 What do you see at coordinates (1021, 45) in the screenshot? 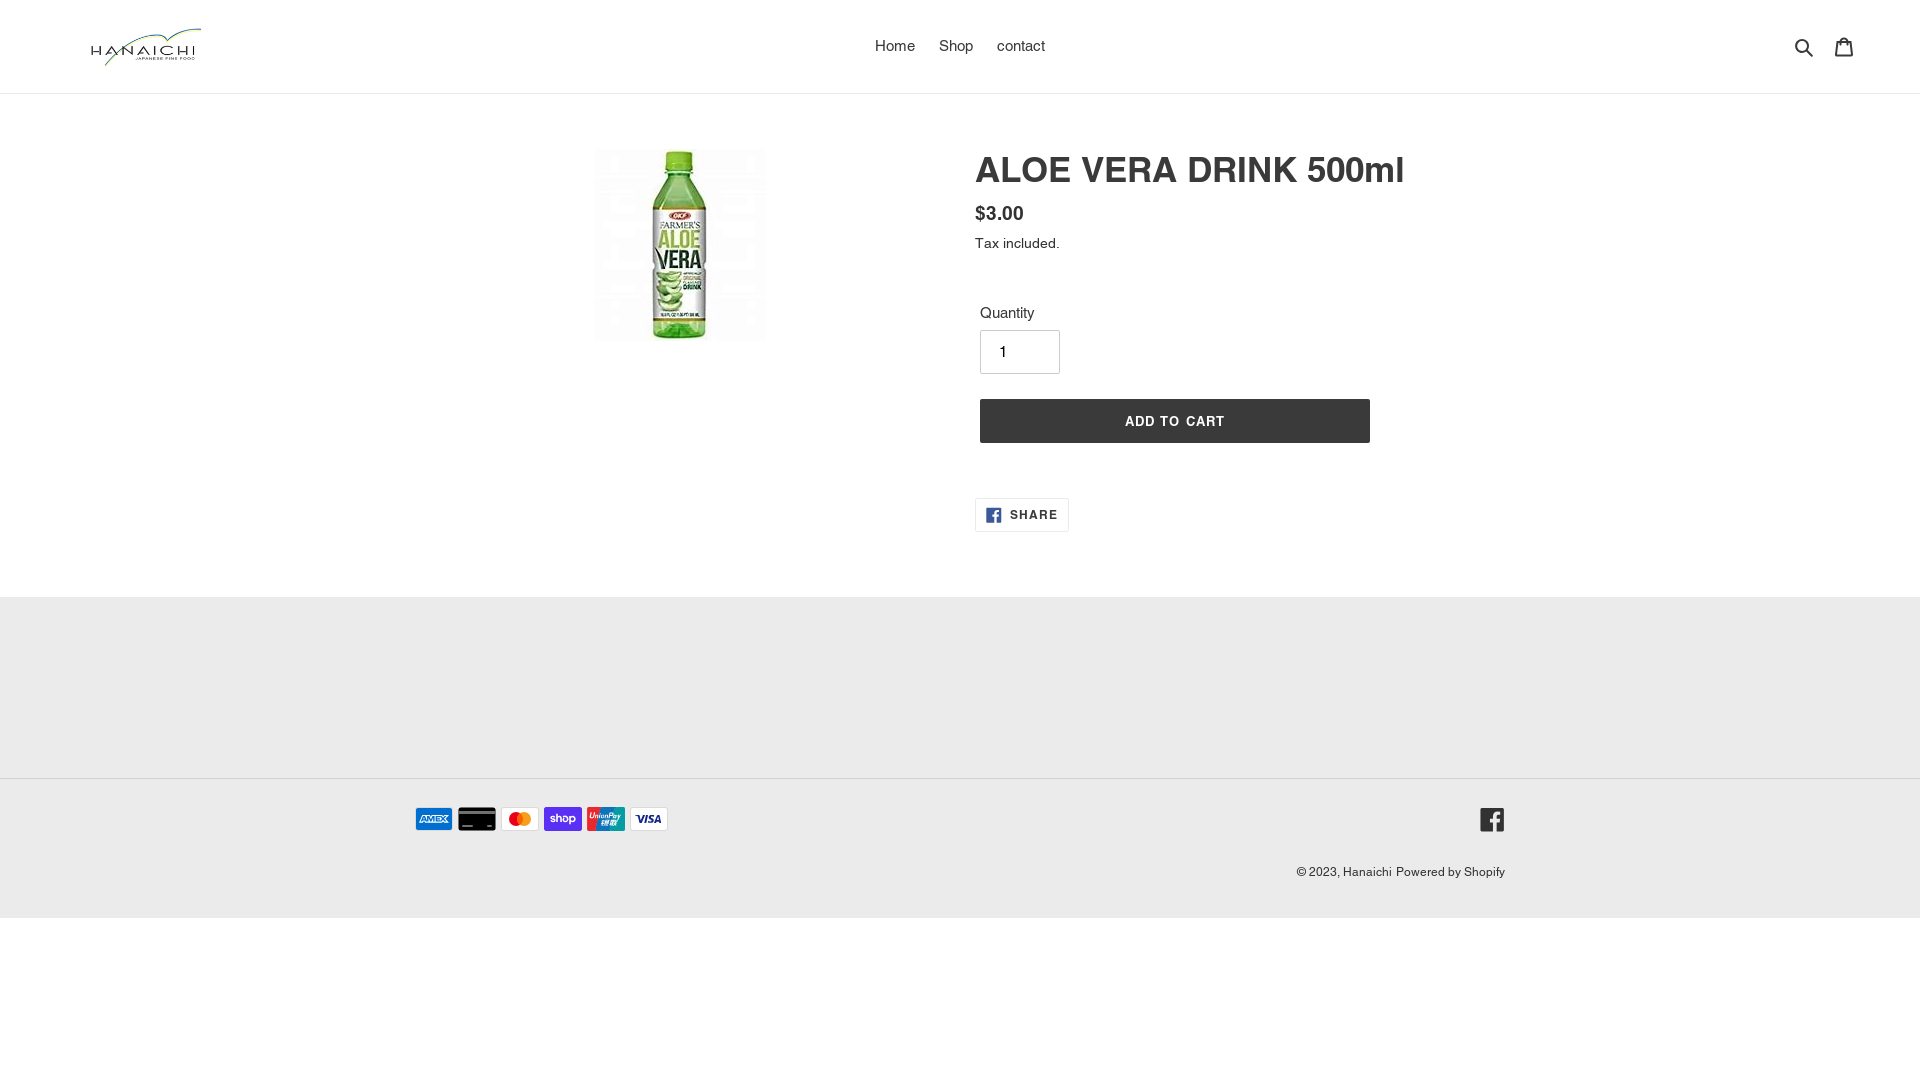
I see `'contact'` at bounding box center [1021, 45].